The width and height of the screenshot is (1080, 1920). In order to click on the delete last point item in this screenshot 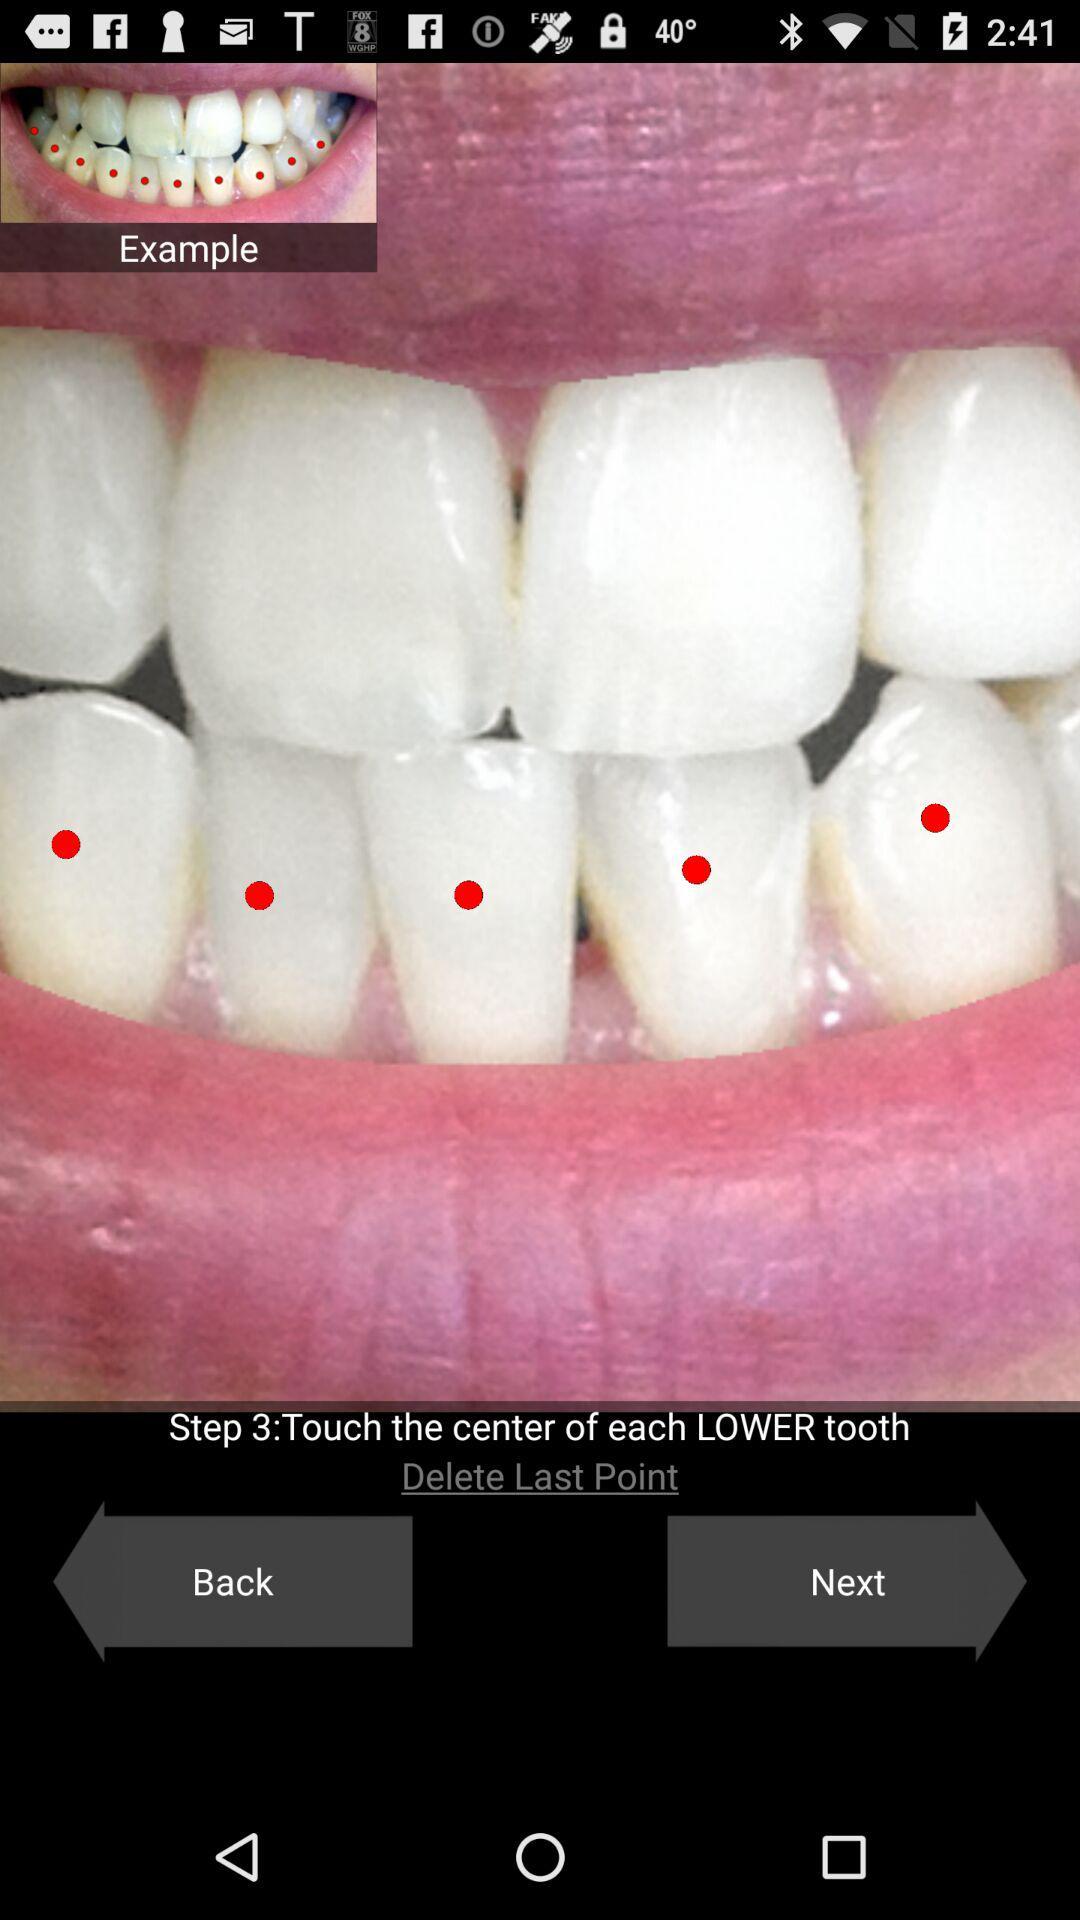, I will do `click(540, 1475)`.